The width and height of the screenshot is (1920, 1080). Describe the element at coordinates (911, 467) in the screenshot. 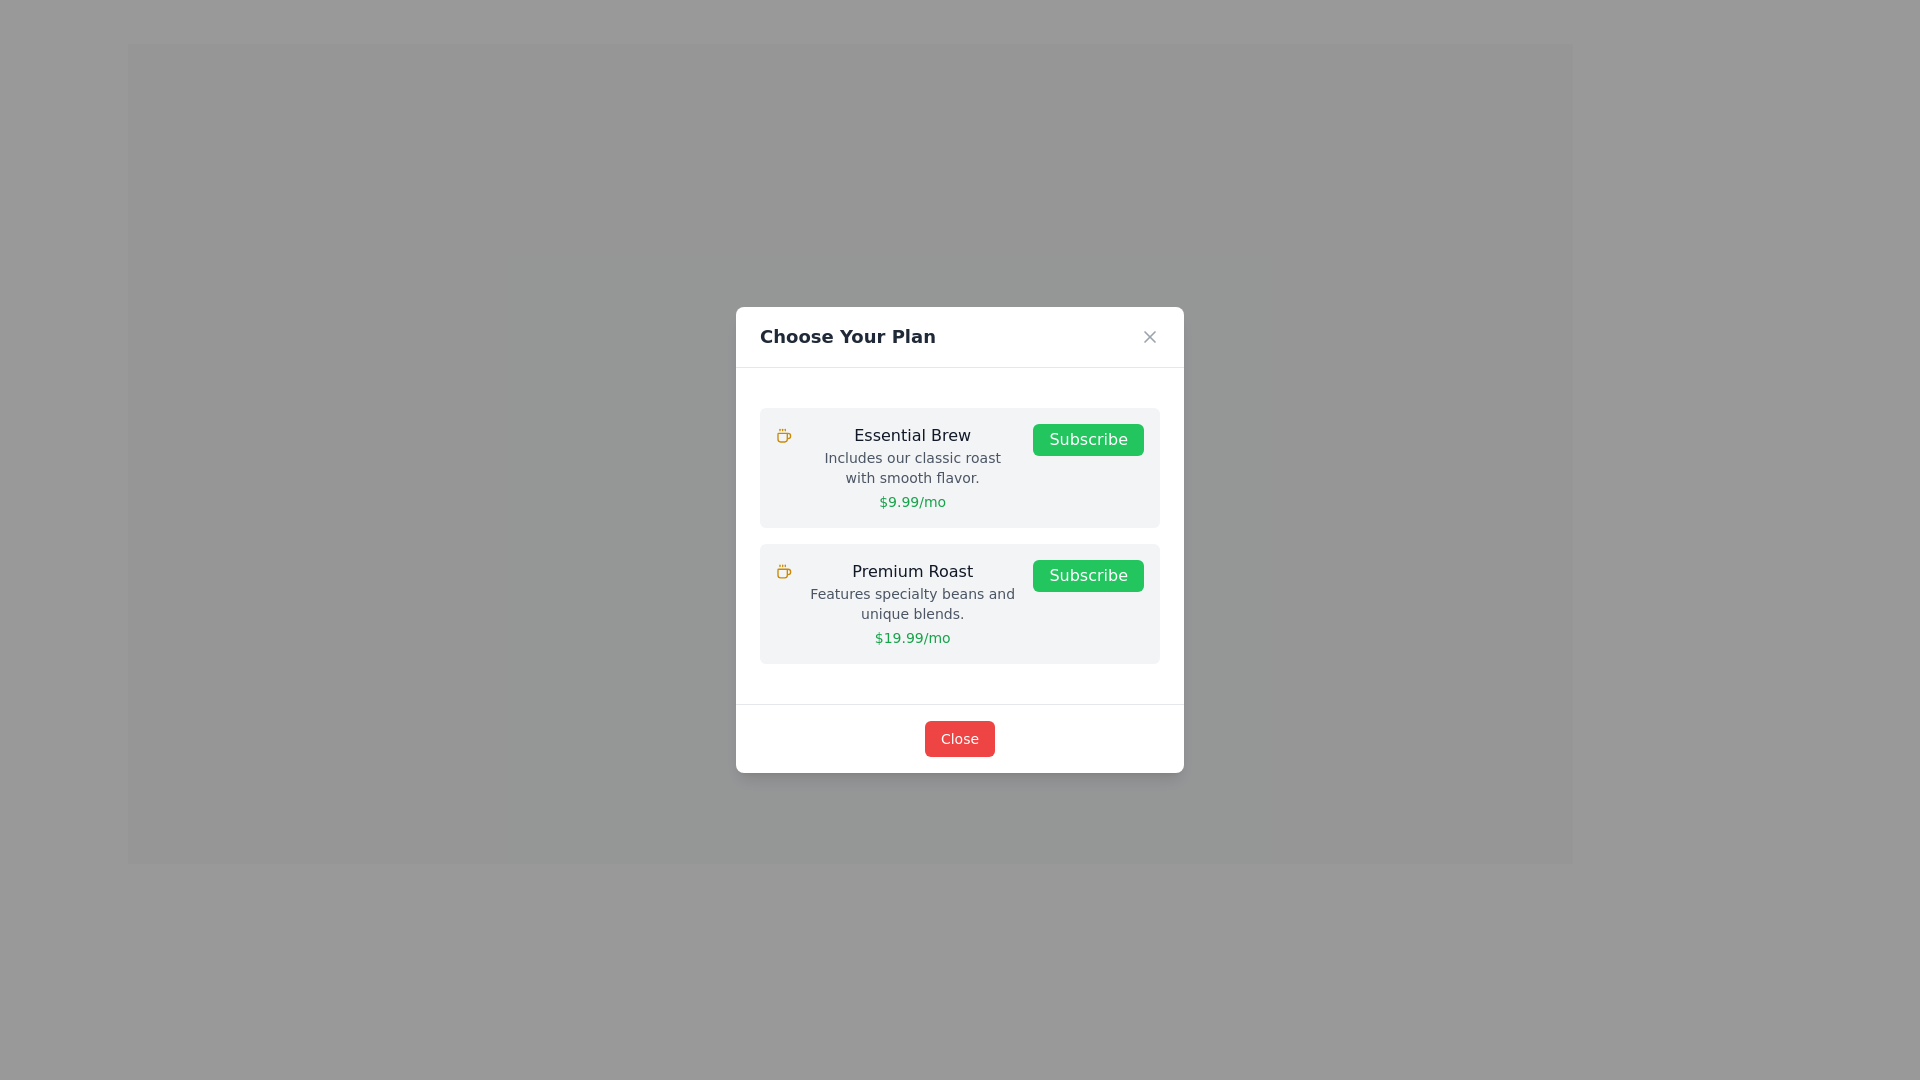

I see `information displayed in the text block featuring the heading 'Essential Brew', subheading 'Includes our classic roast with smooth flavor.', and pricing detail '$9.99/mo'` at that location.